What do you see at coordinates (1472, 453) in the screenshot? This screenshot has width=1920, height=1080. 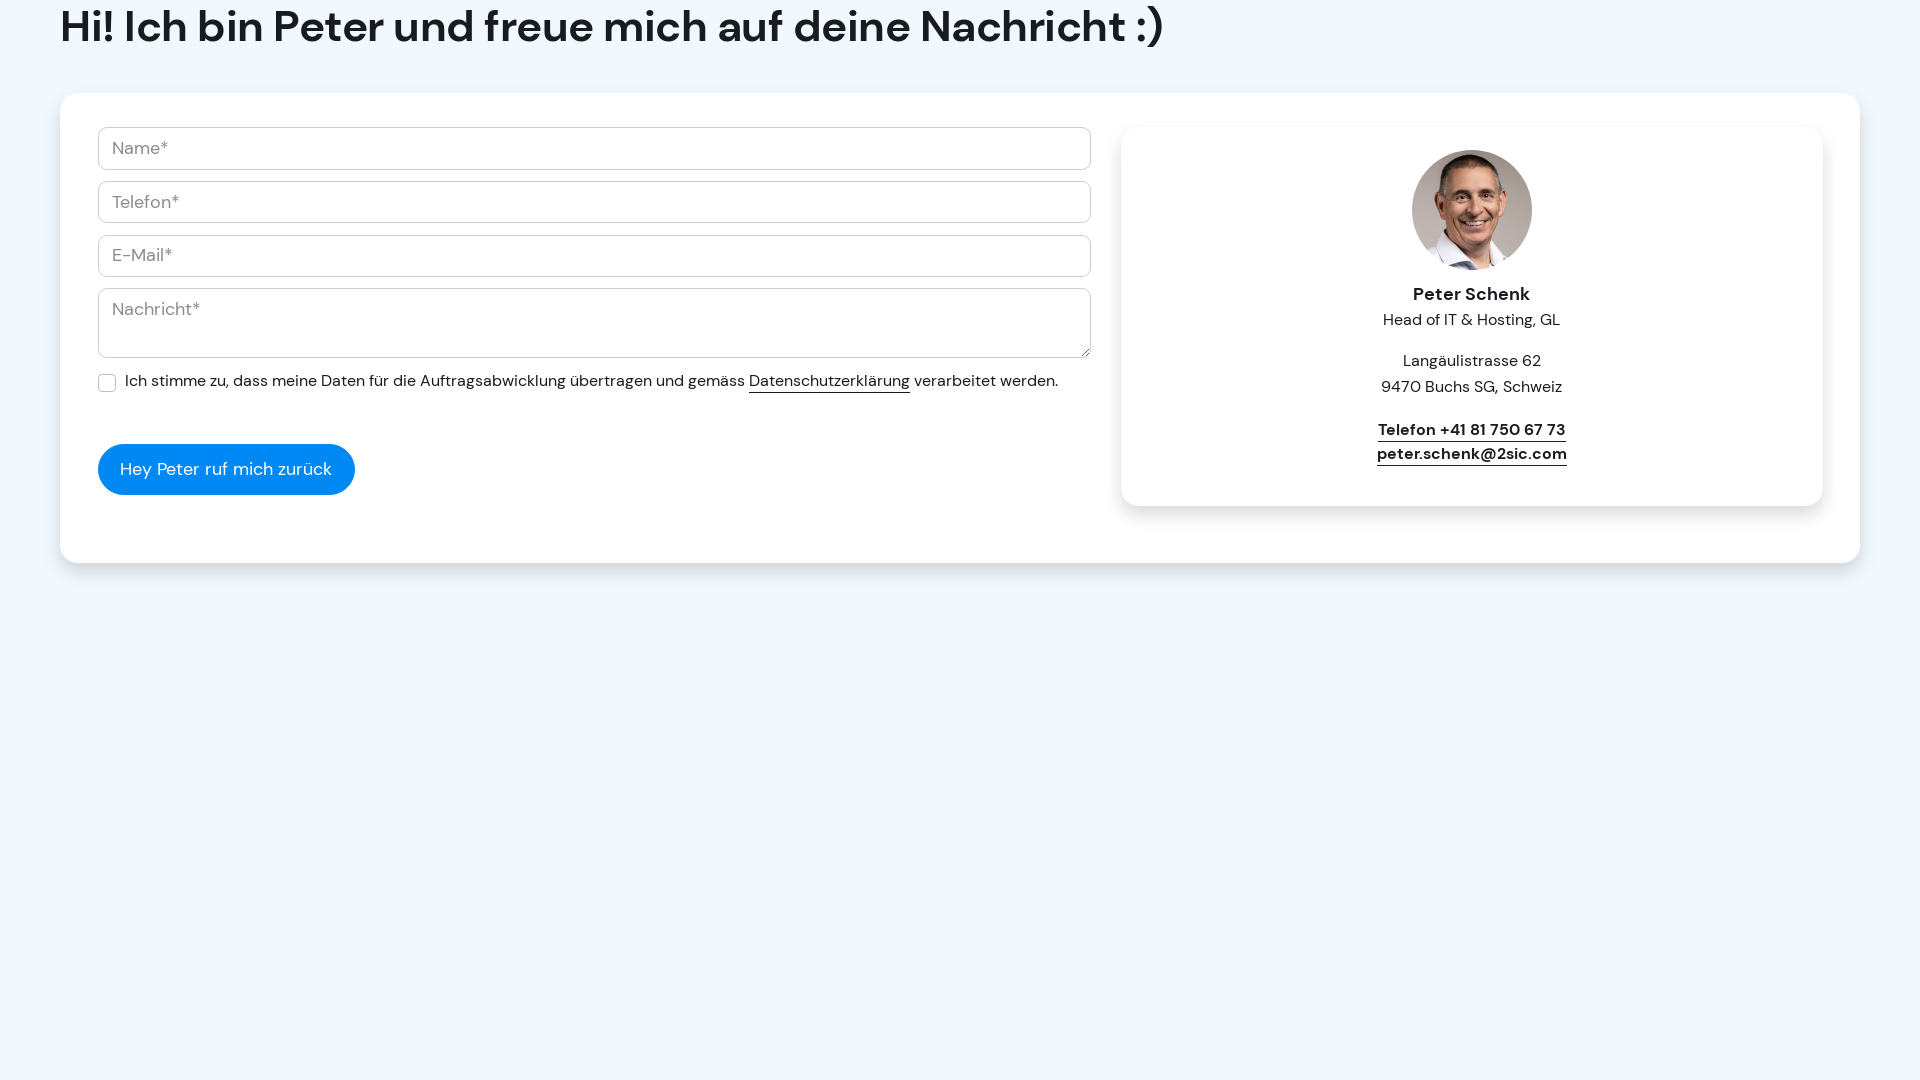 I see `'peter.schenk@2sic.com'` at bounding box center [1472, 453].